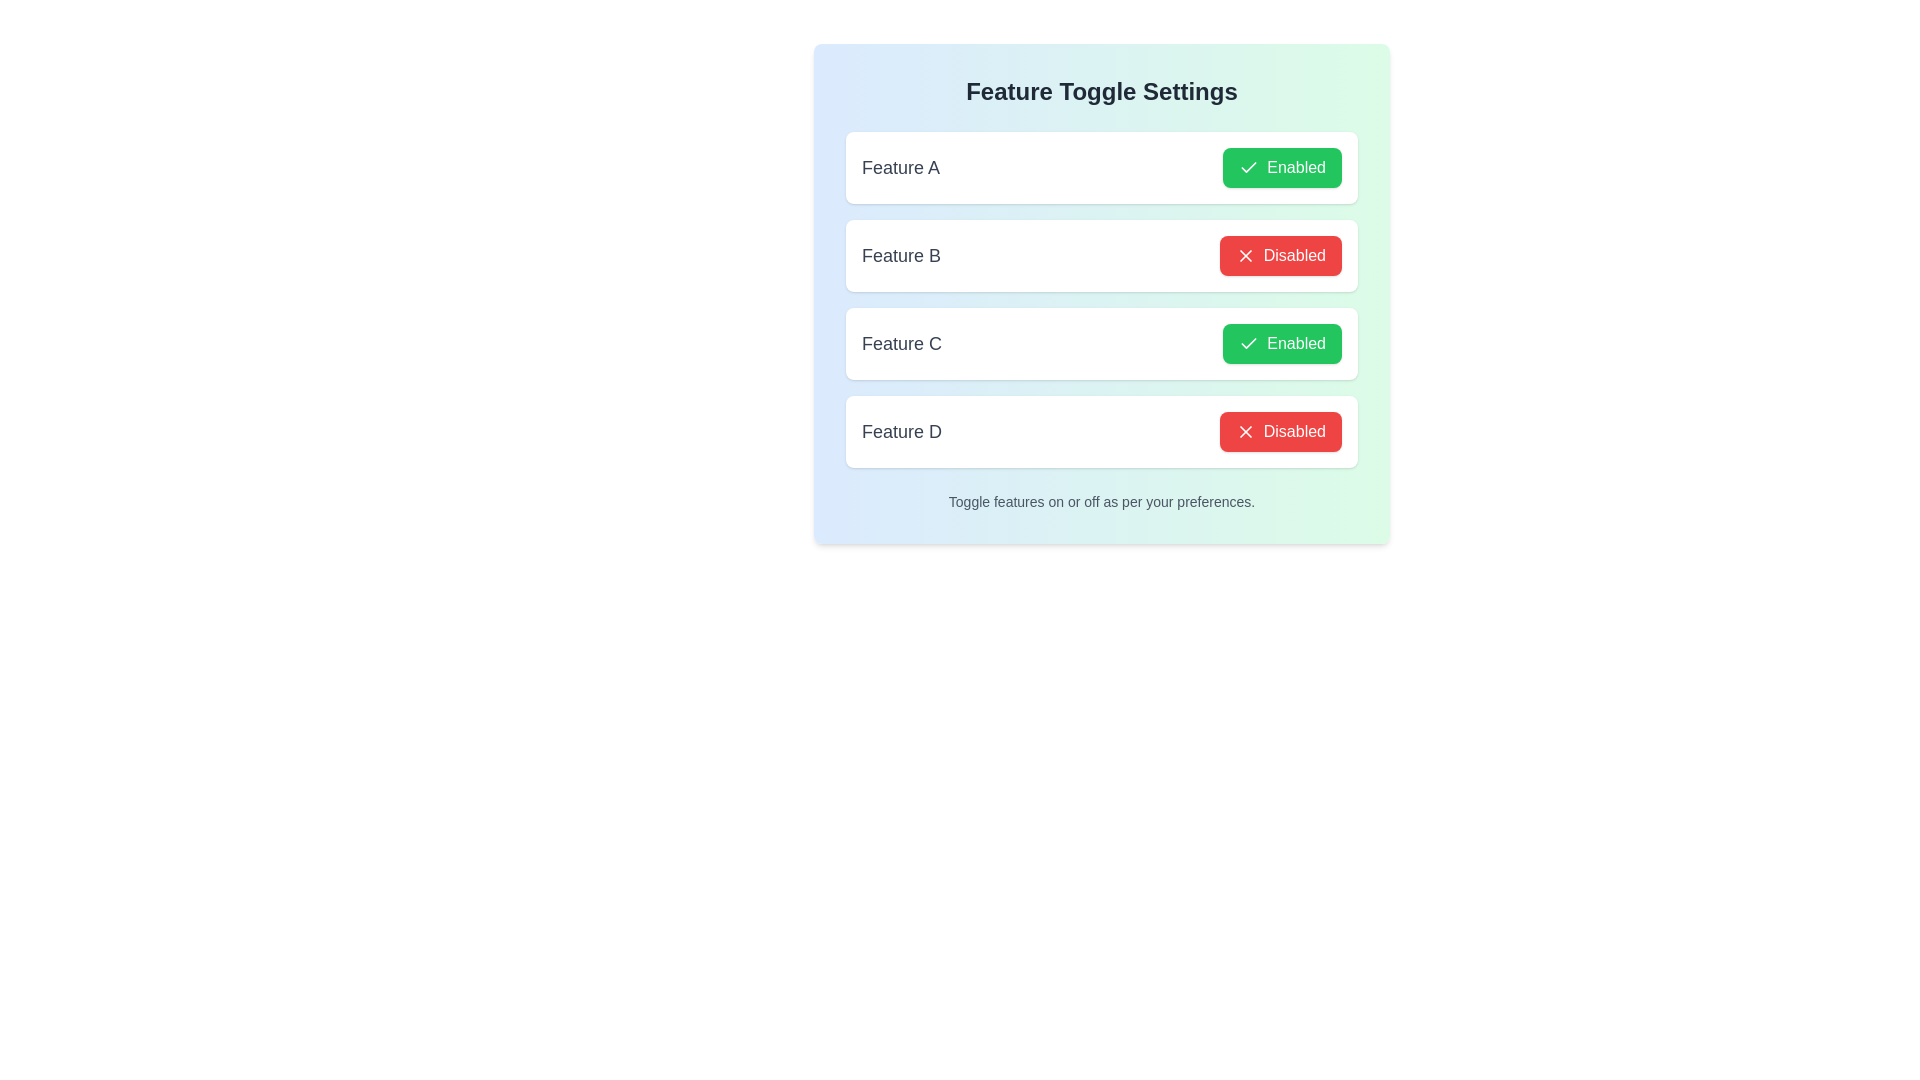  Describe the element at coordinates (1248, 342) in the screenshot. I see `the green checkmark icon within the 'Enabled' button, which has a green background and white text, located adjacent to the text 'Enabled'` at that location.